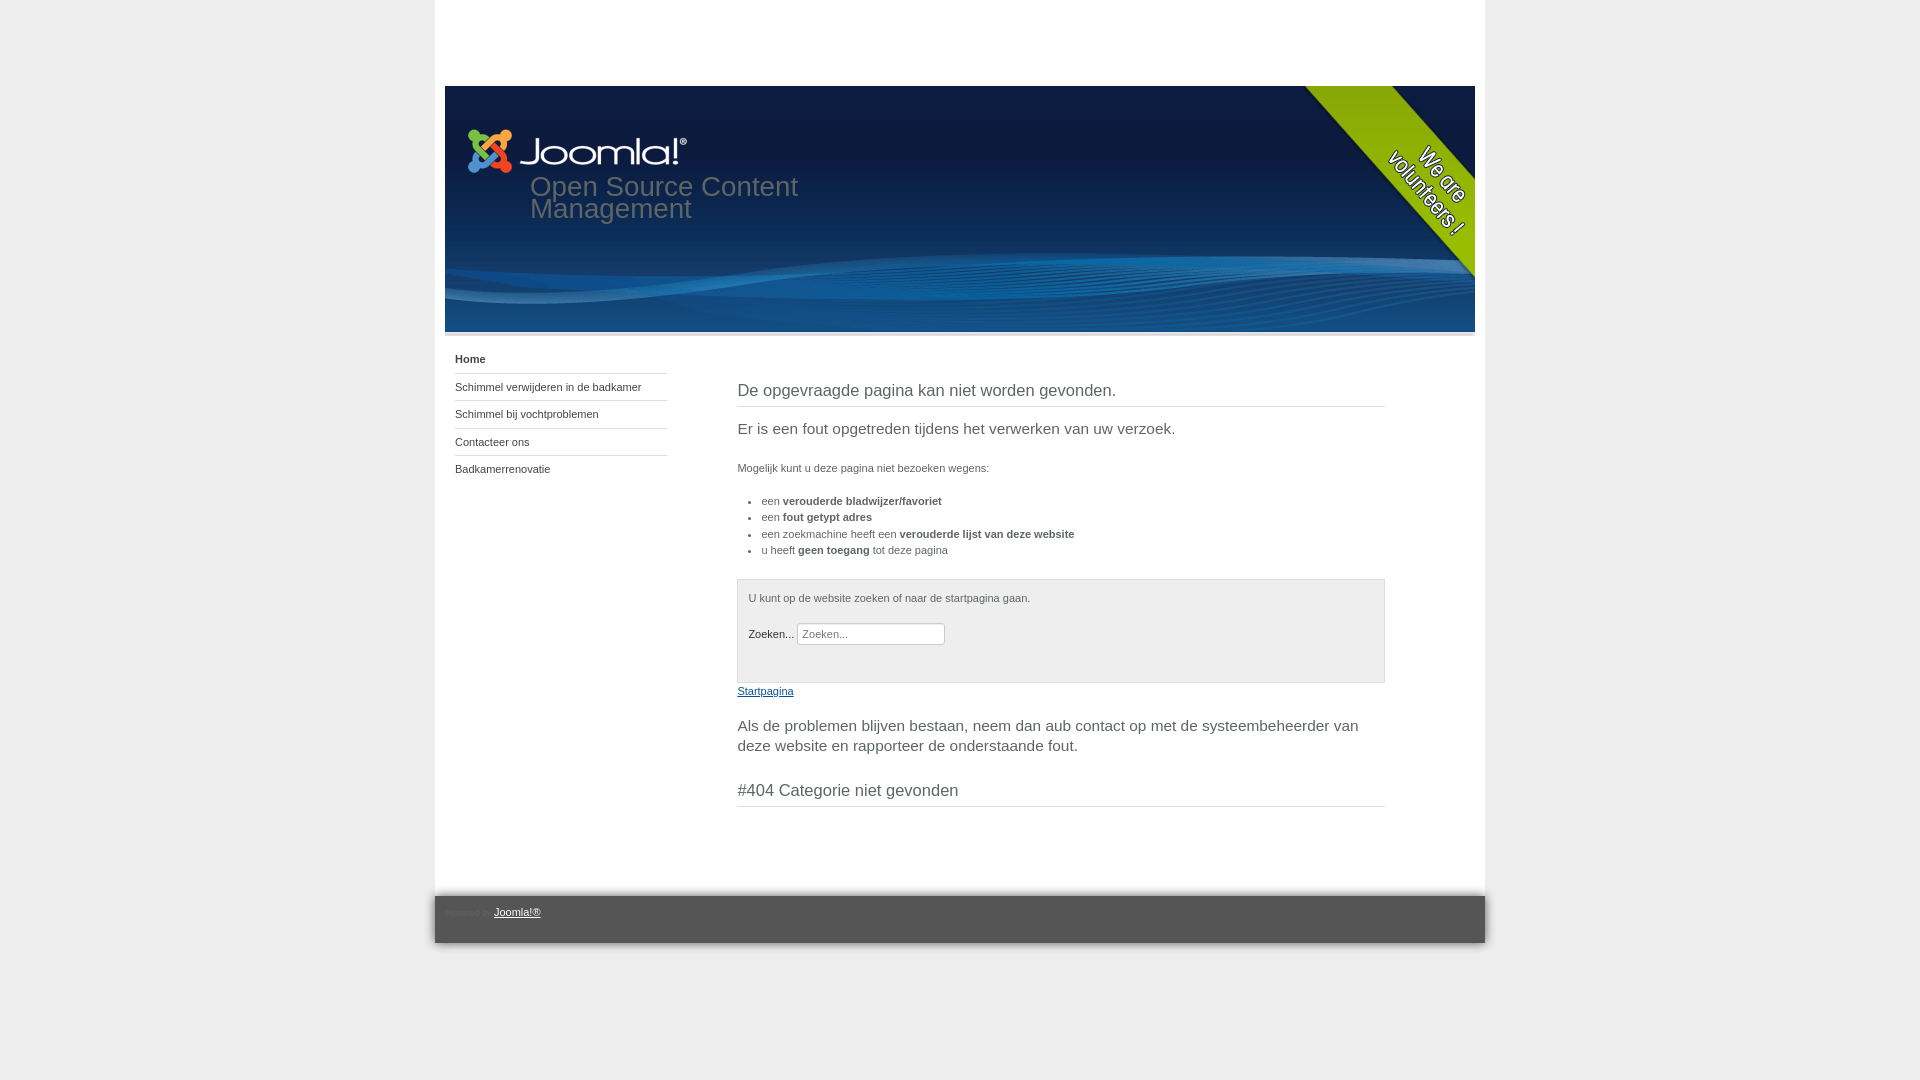  Describe the element at coordinates (560, 358) in the screenshot. I see `'Home'` at that location.